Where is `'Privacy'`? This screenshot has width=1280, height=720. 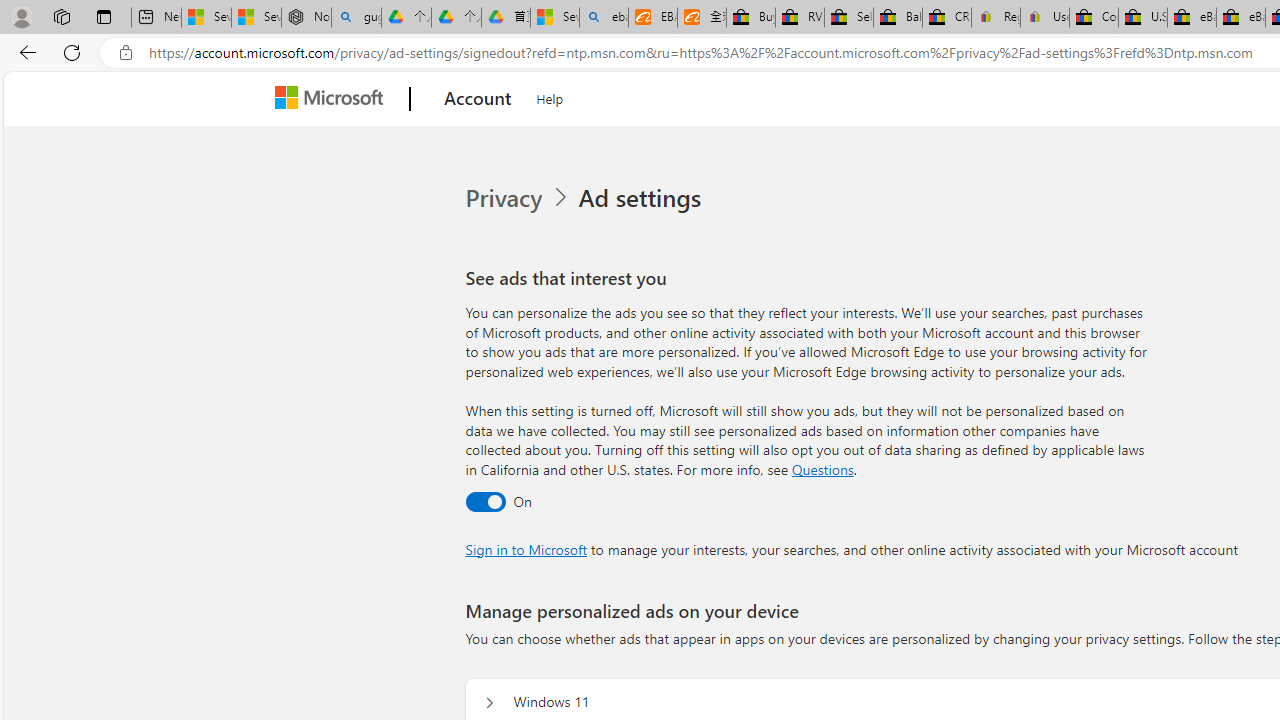
'Privacy' is located at coordinates (519, 198).